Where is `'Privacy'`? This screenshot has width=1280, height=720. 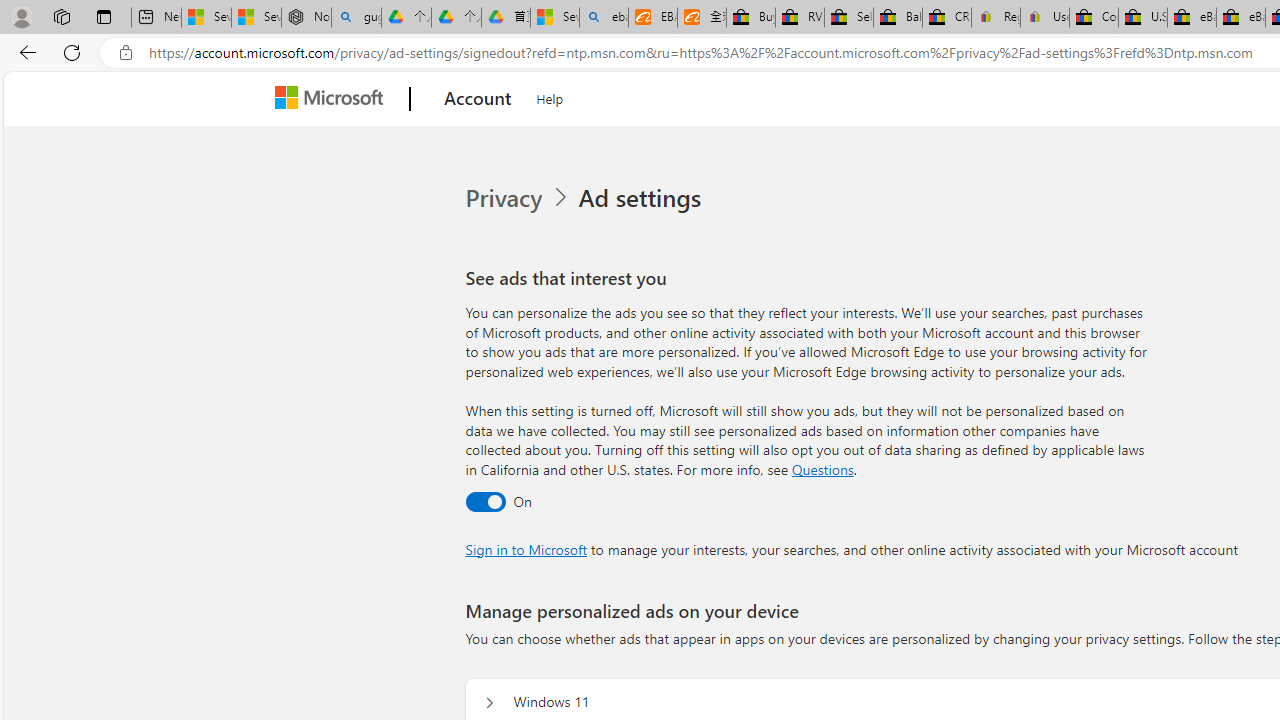
'Privacy' is located at coordinates (519, 198).